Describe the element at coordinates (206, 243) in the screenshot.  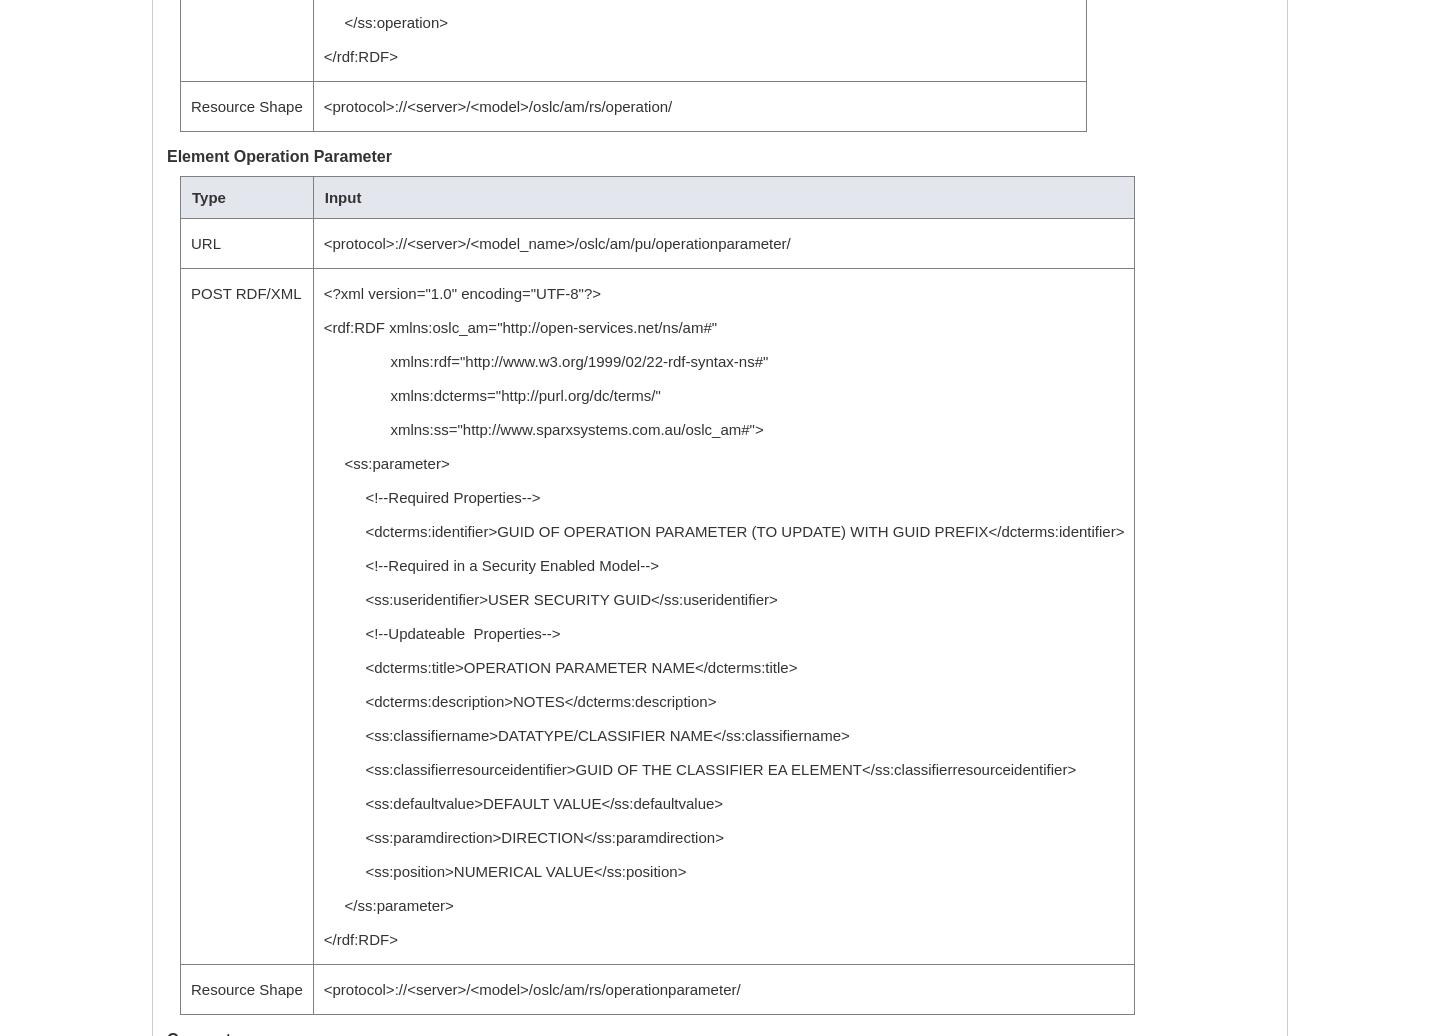
I see `'URL'` at that location.